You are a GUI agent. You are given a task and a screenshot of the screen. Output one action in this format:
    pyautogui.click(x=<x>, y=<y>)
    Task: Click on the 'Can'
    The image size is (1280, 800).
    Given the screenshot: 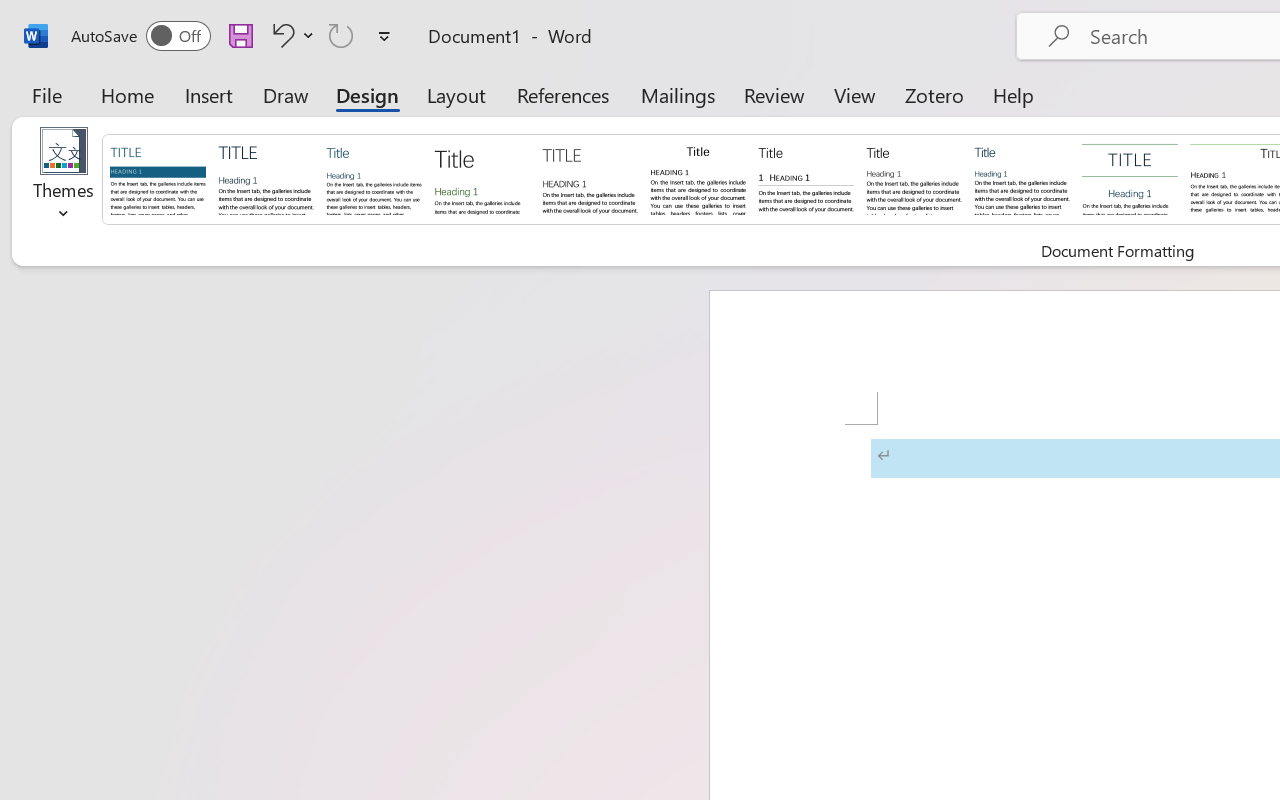 What is the action you would take?
    pyautogui.click(x=341, y=34)
    